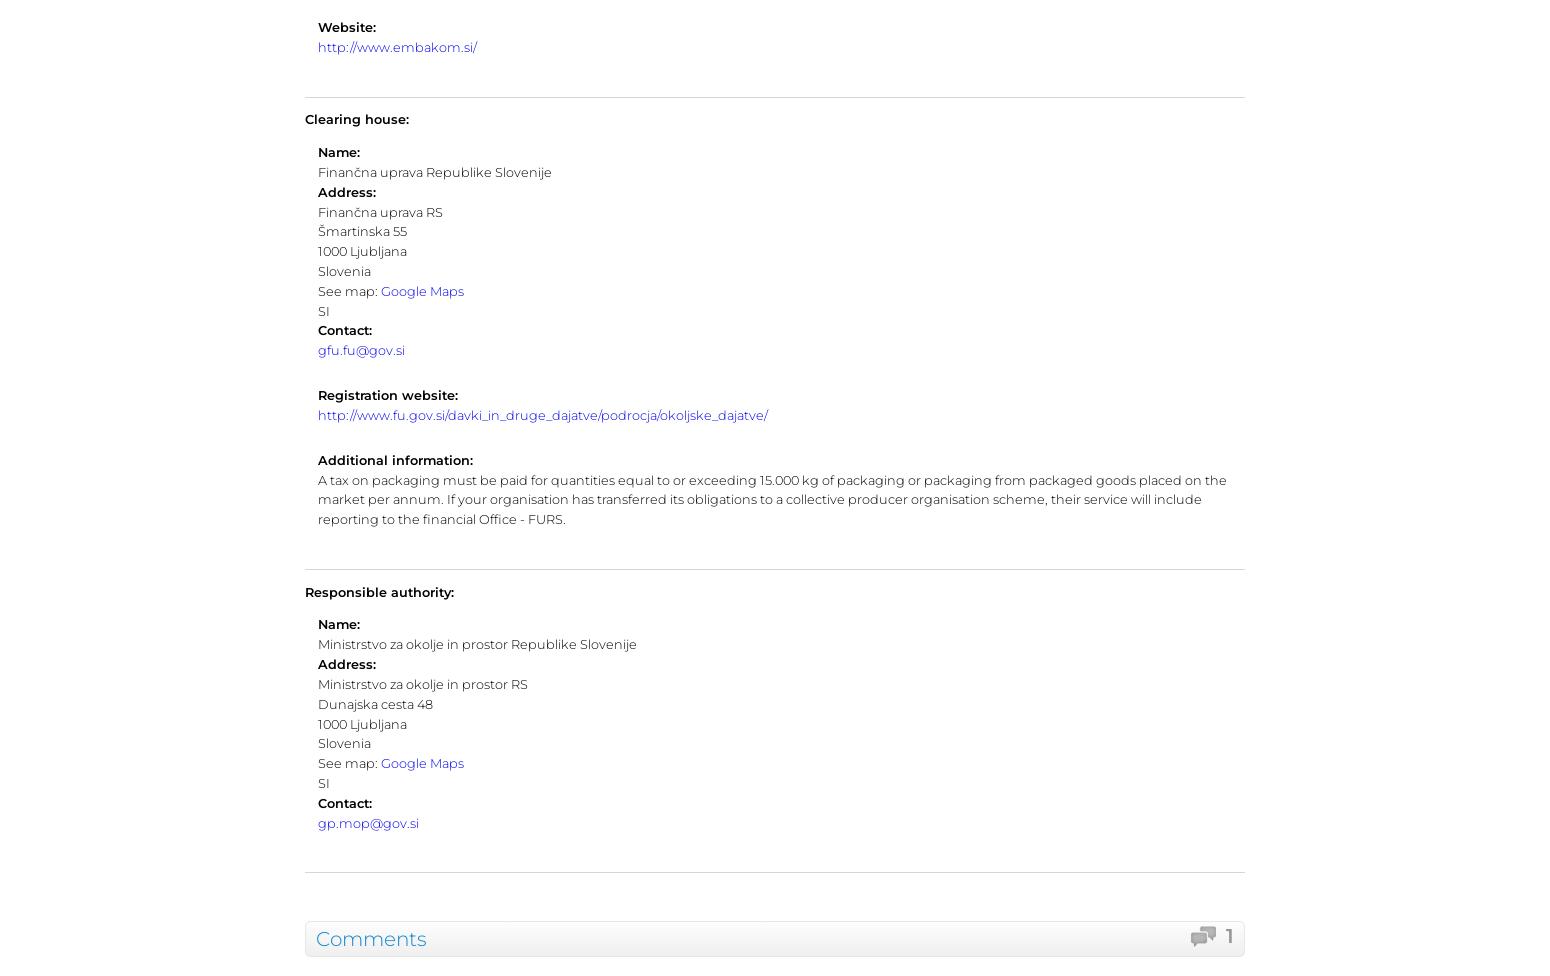 The width and height of the screenshot is (1550, 976). Describe the element at coordinates (315, 27) in the screenshot. I see `'Website:'` at that location.